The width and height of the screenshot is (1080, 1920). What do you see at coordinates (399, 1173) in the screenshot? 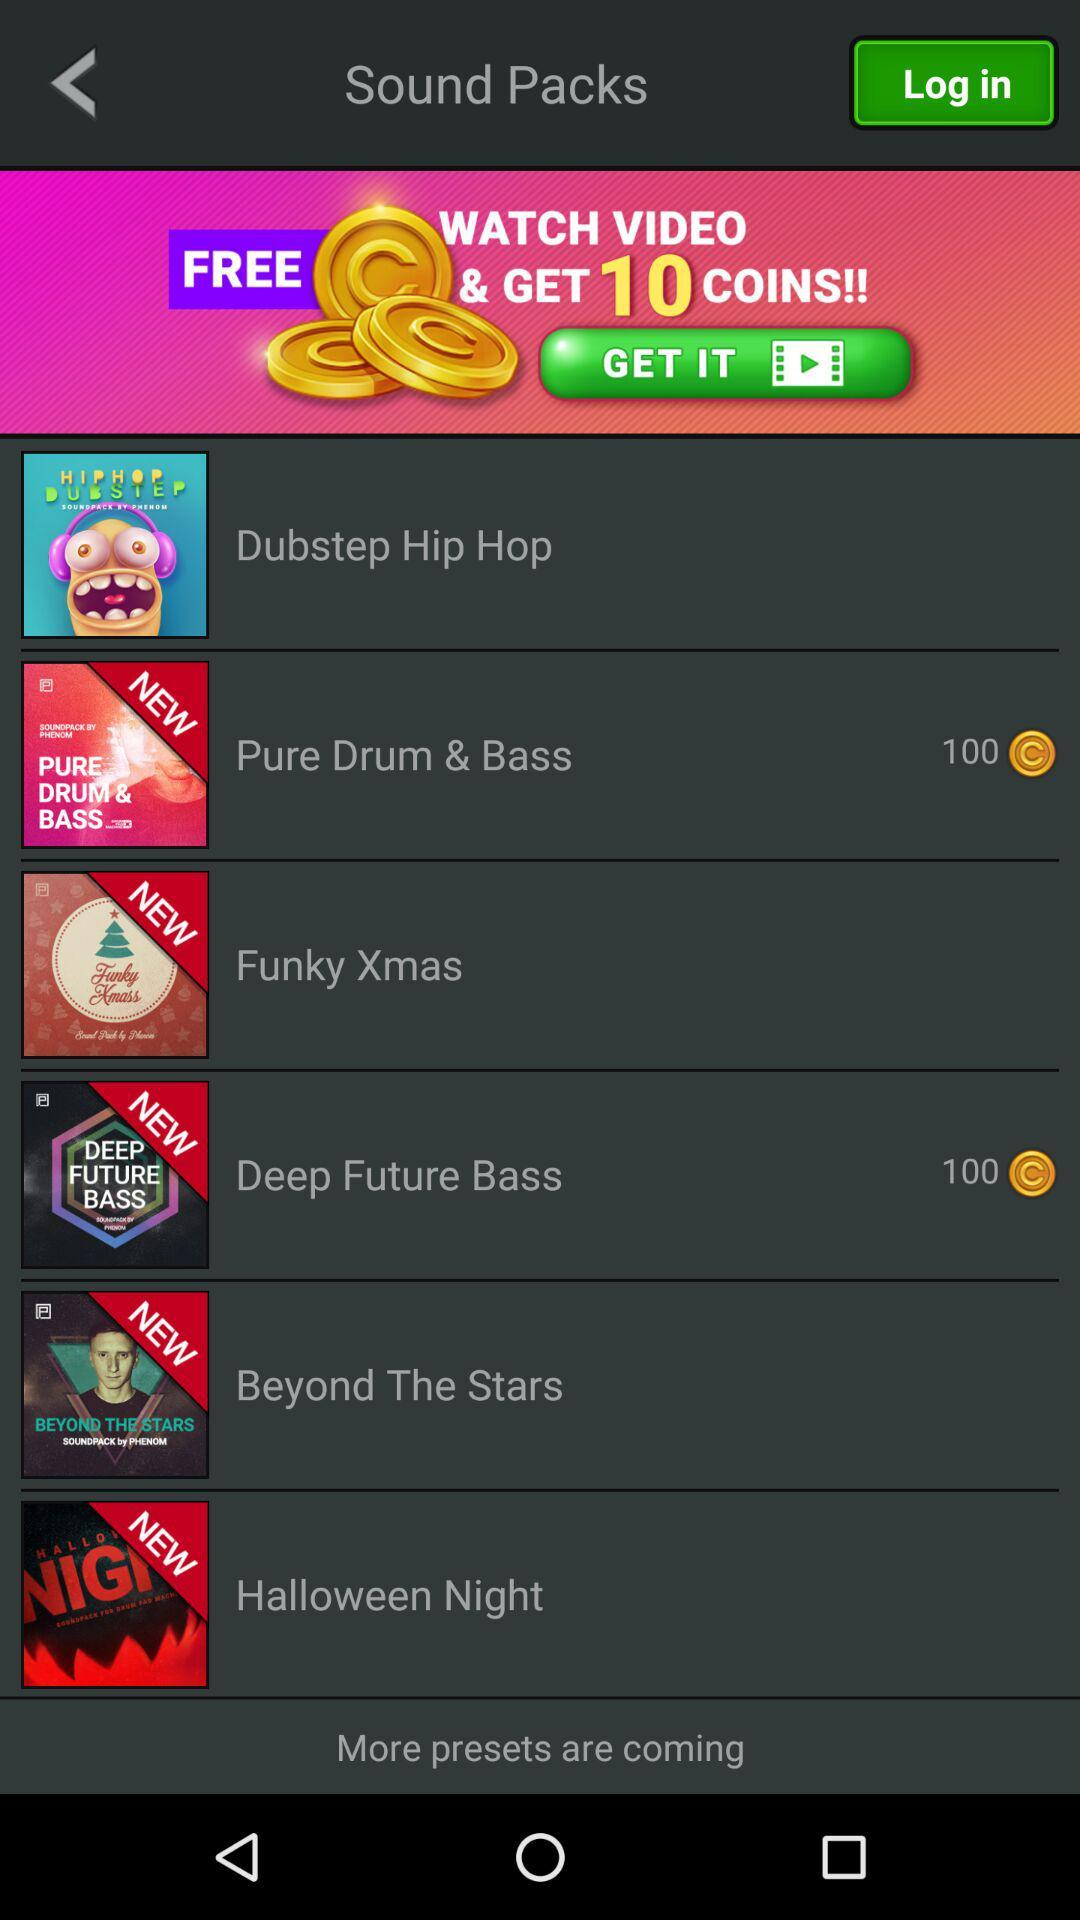
I see `the deep future bass icon` at bounding box center [399, 1173].